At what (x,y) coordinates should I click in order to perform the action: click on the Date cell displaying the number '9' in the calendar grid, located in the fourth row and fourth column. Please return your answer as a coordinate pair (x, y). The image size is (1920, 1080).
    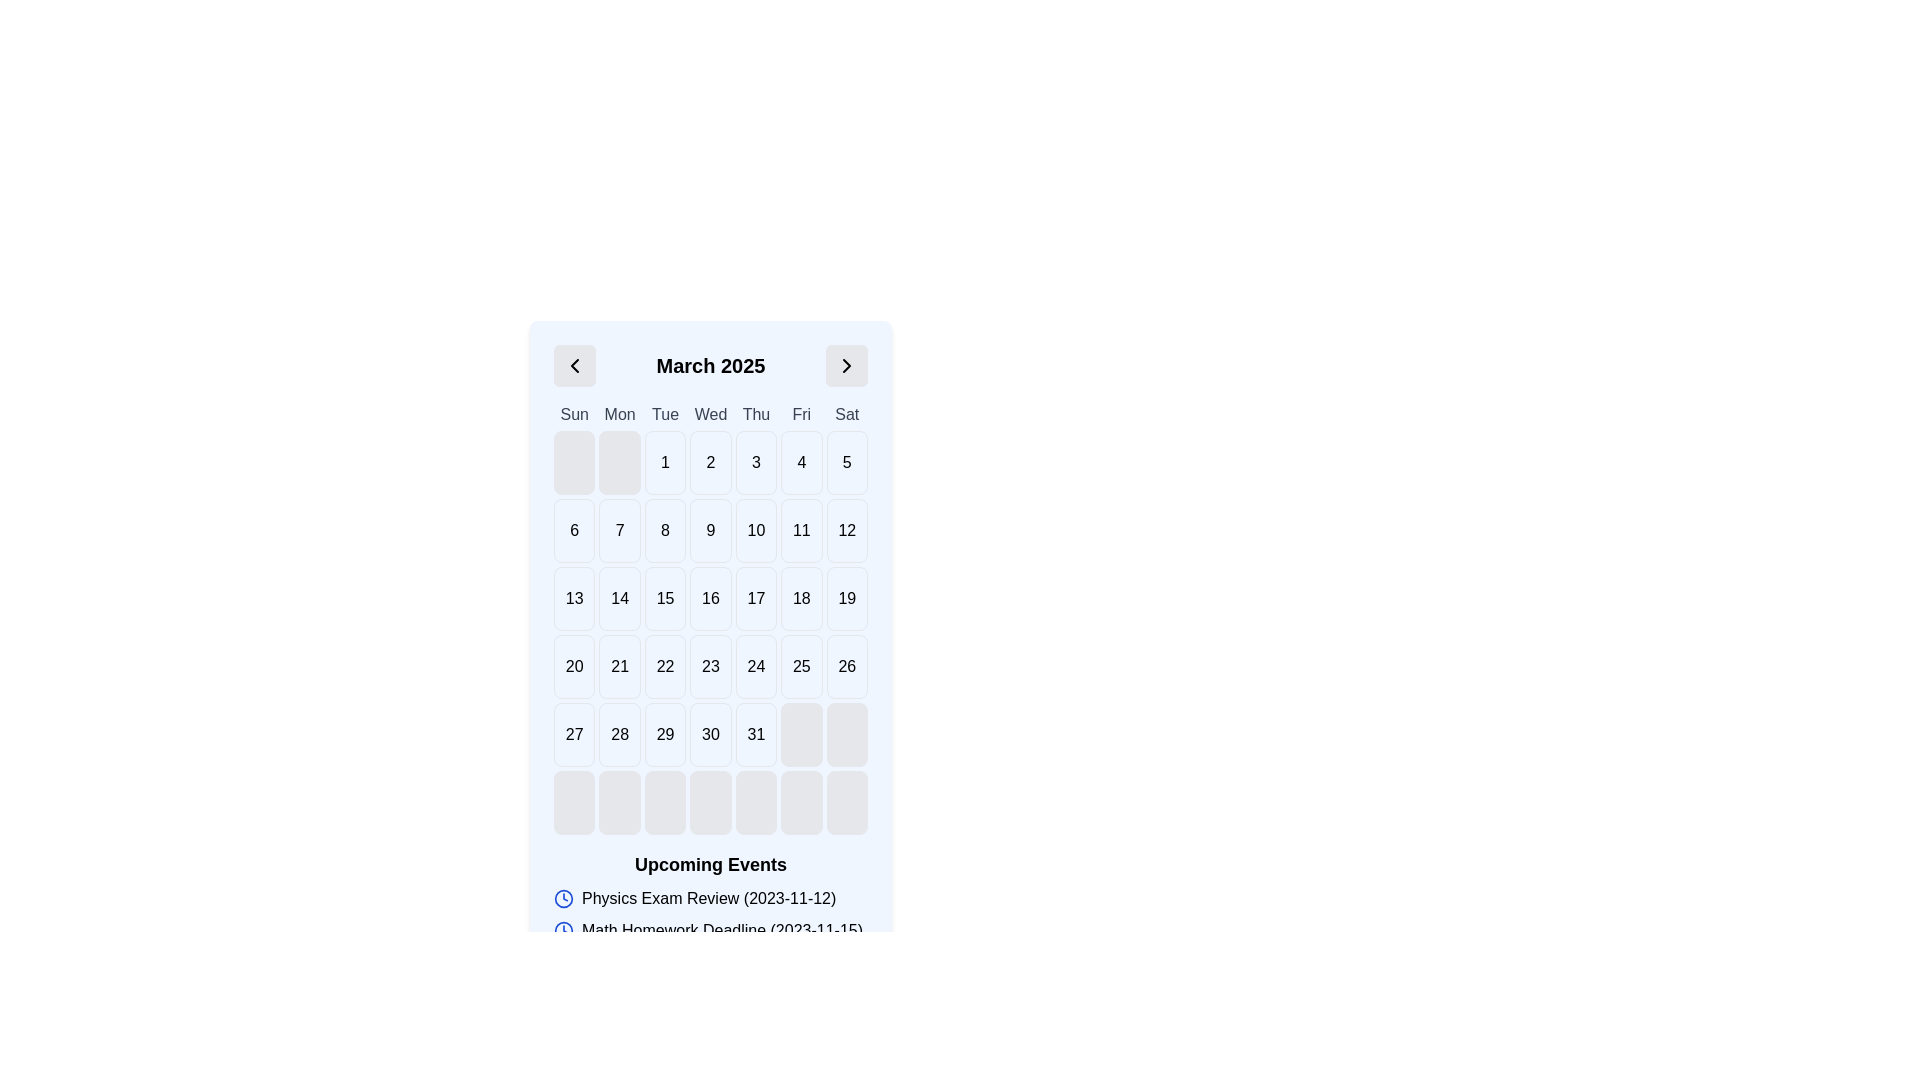
    Looking at the image, I should click on (710, 530).